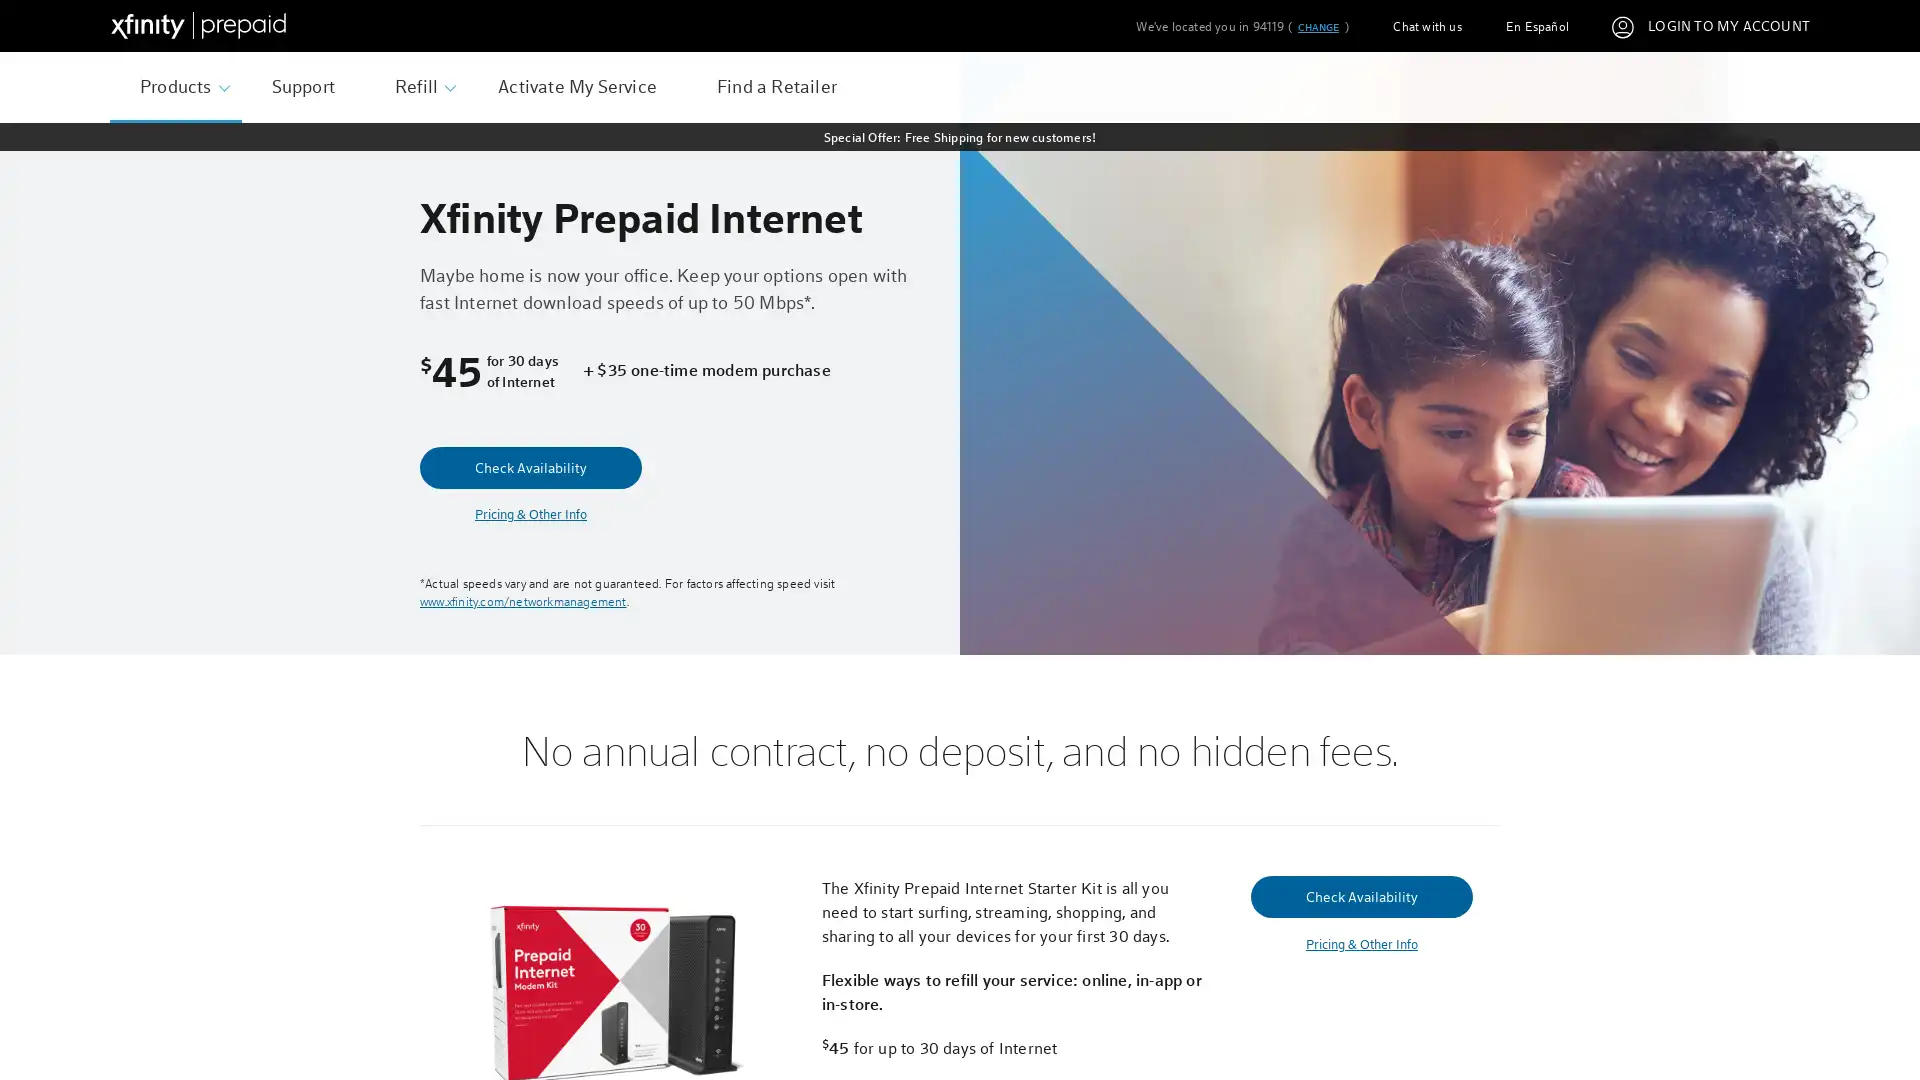 This screenshot has height=1080, width=1920. What do you see at coordinates (1360, 894) in the screenshot?
I see `Check Availability` at bounding box center [1360, 894].